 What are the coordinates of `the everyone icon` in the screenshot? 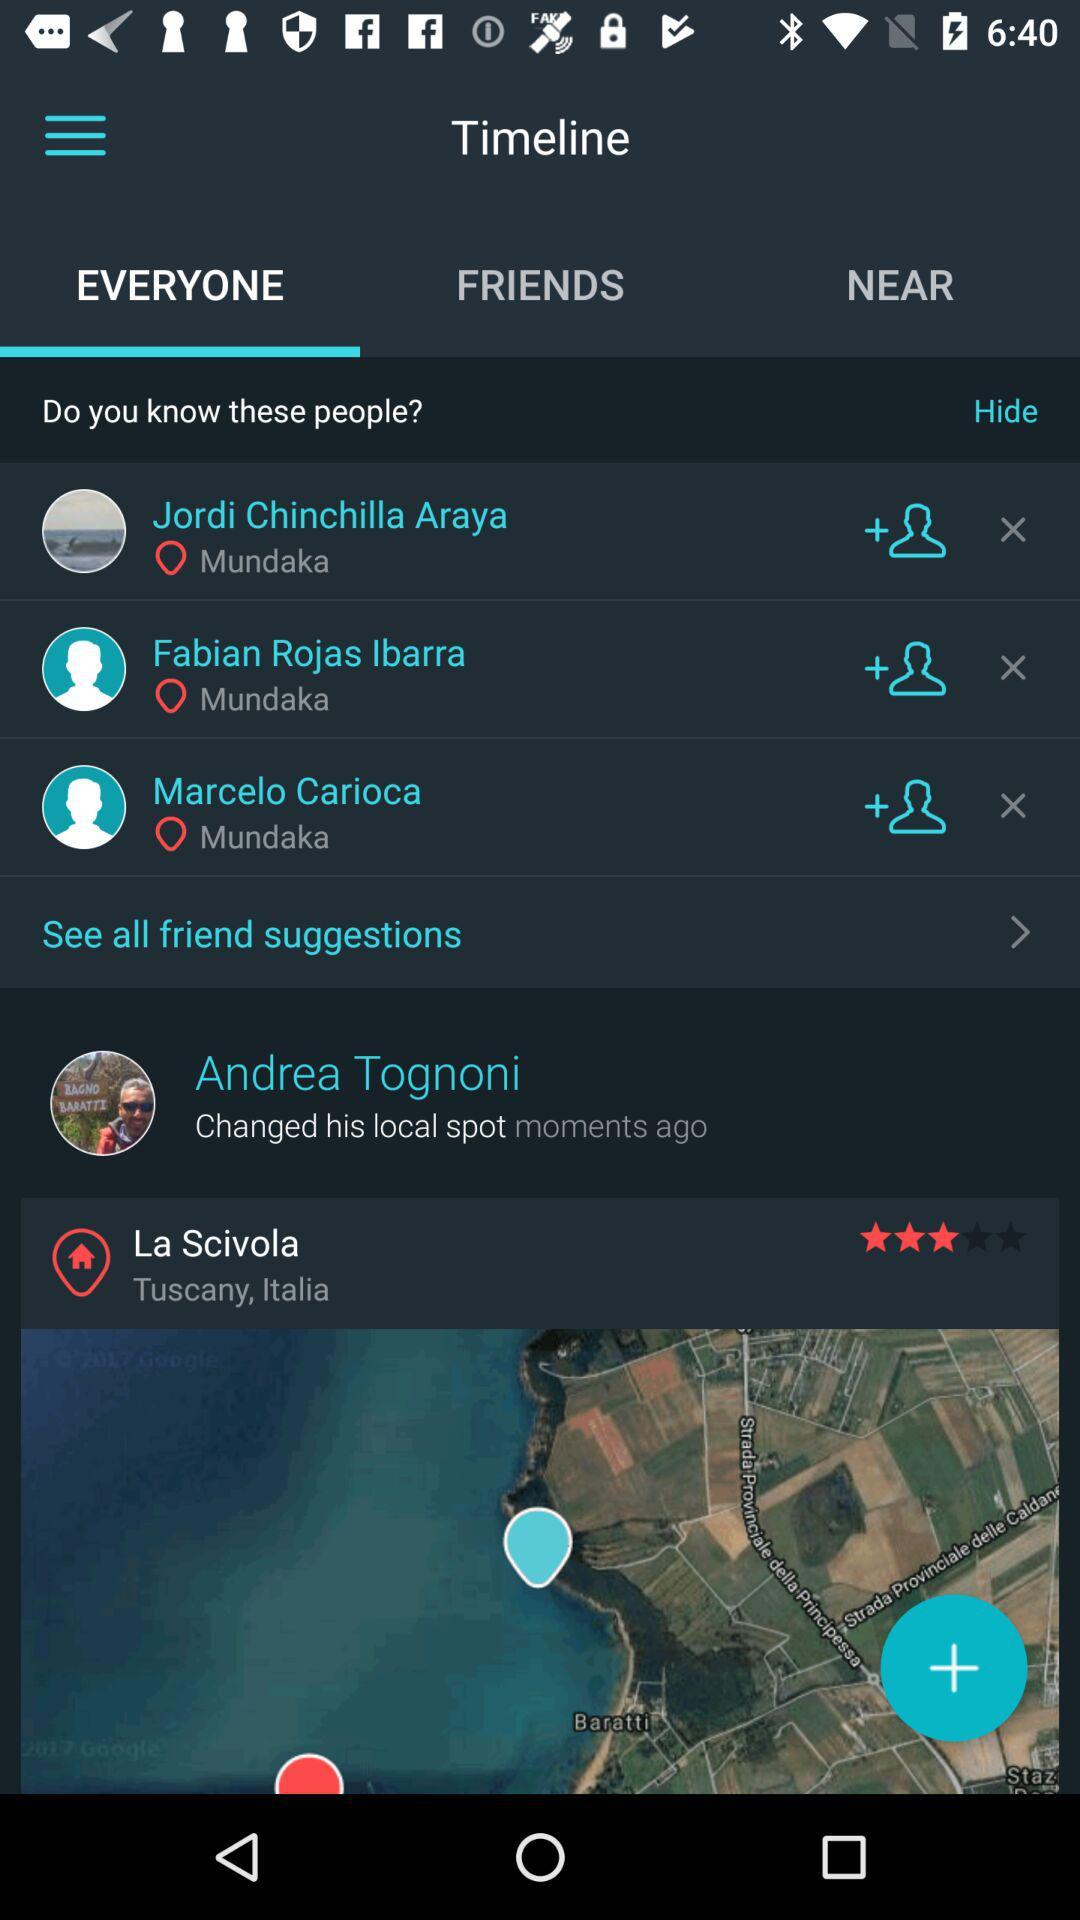 It's located at (180, 282).